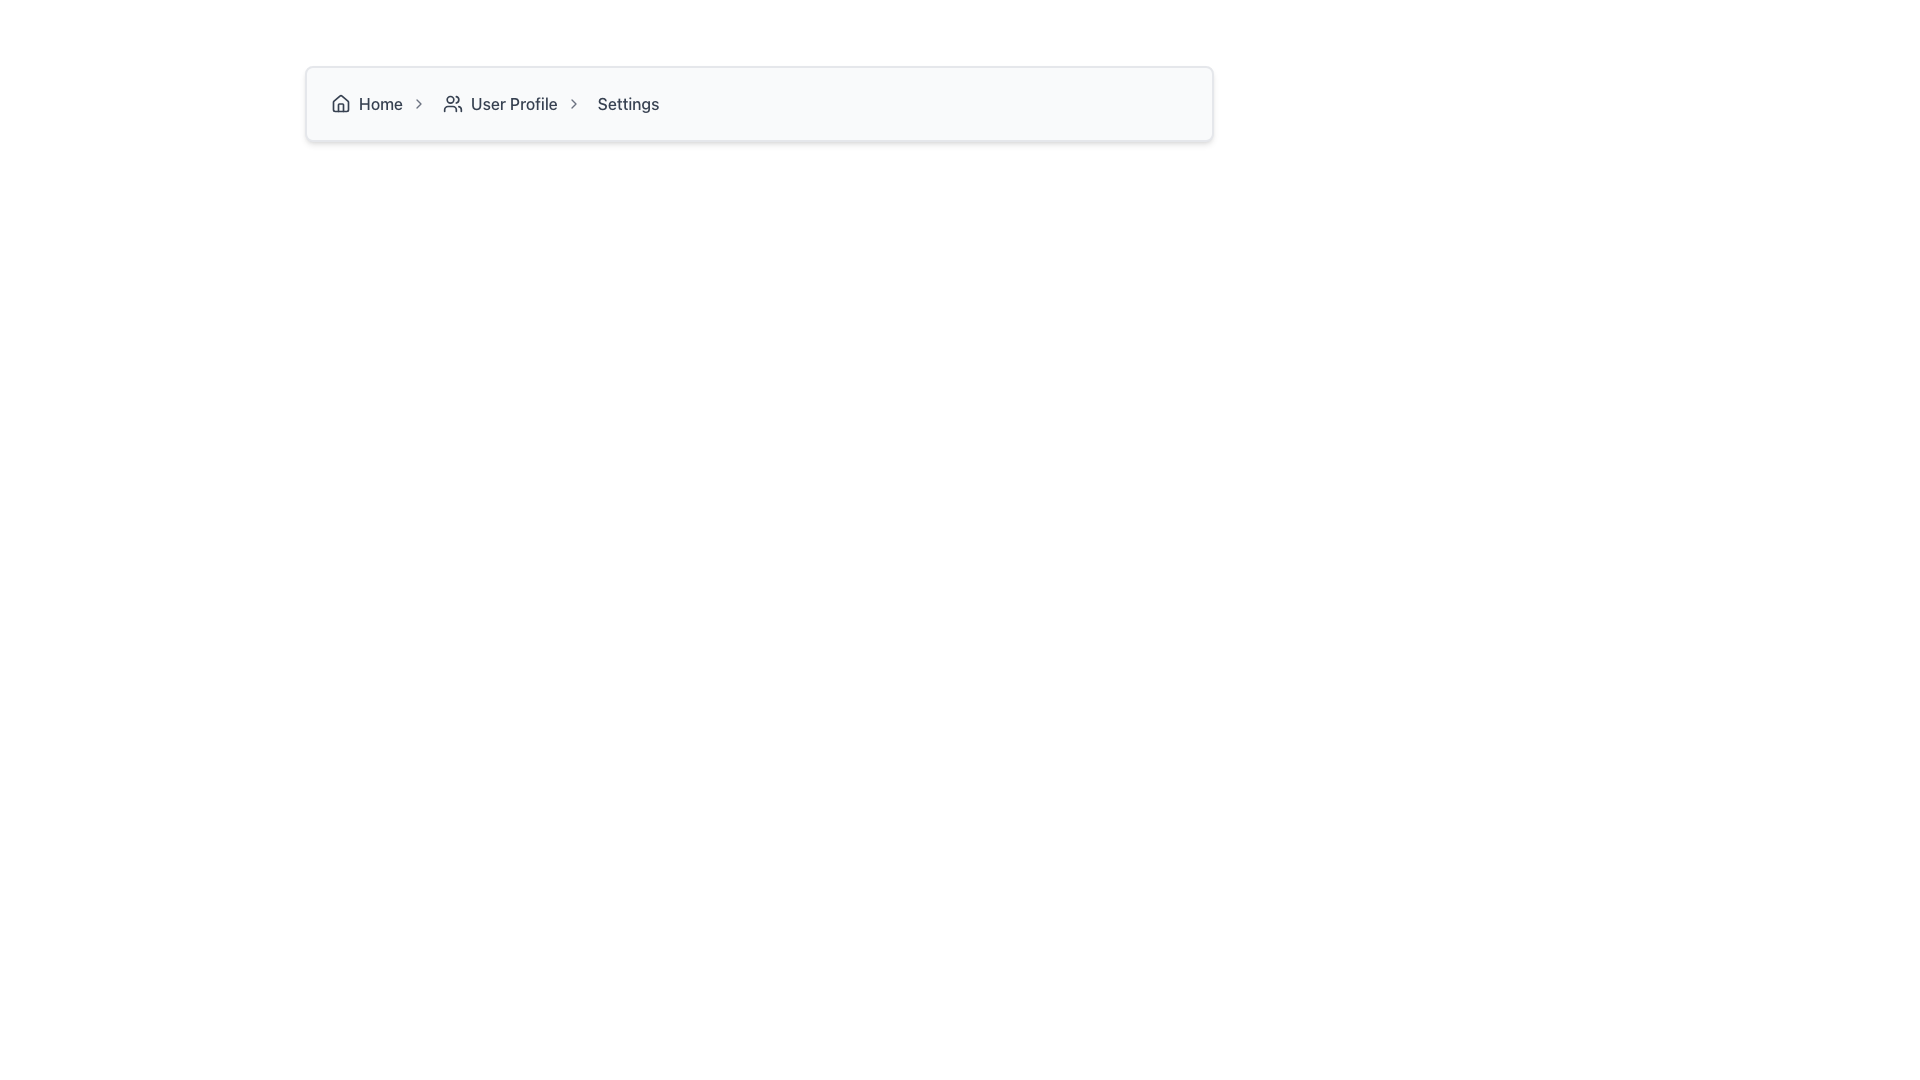 Image resolution: width=1920 pixels, height=1080 pixels. I want to click on the user profile icon, which is a compact icon representing users with two stylized human figures, located next to the 'User Profile' text in the breadcrumb navigation bar, so click(451, 104).